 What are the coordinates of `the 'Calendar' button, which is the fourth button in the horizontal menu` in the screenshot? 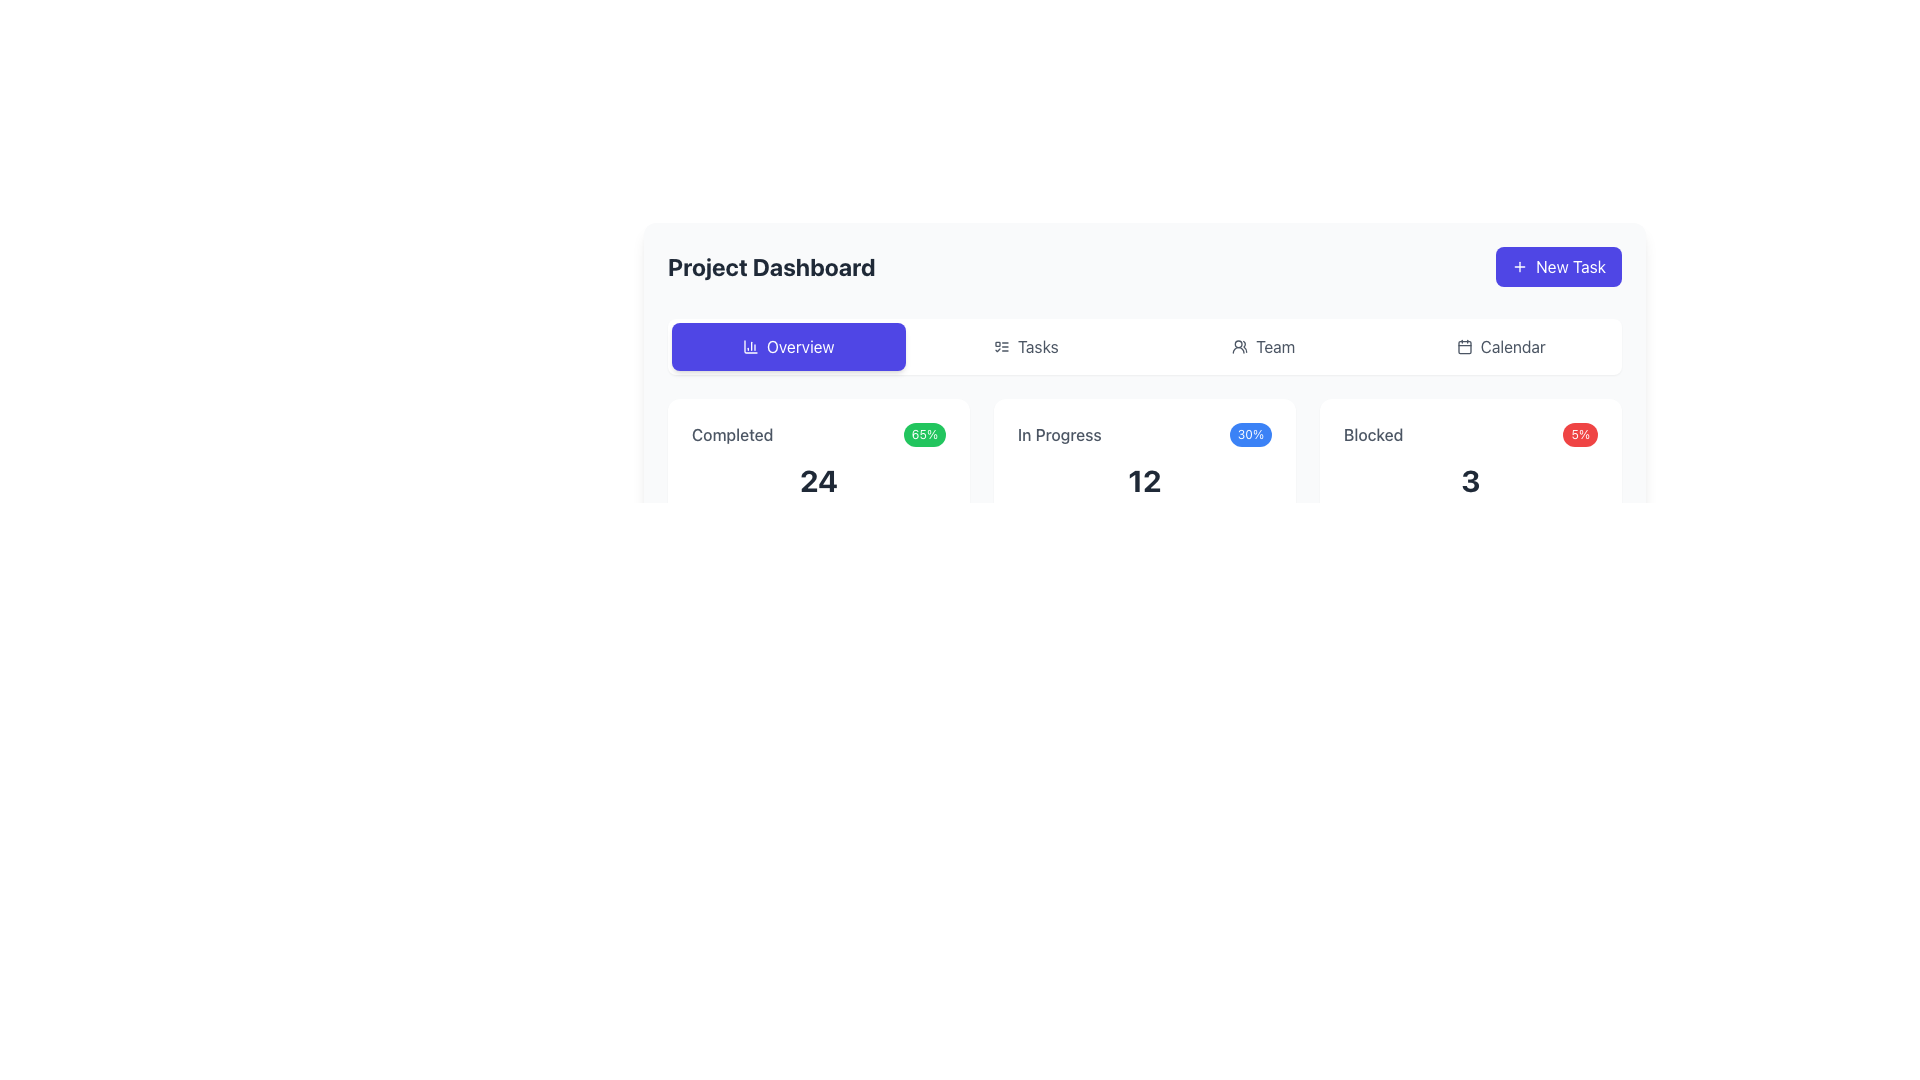 It's located at (1501, 346).